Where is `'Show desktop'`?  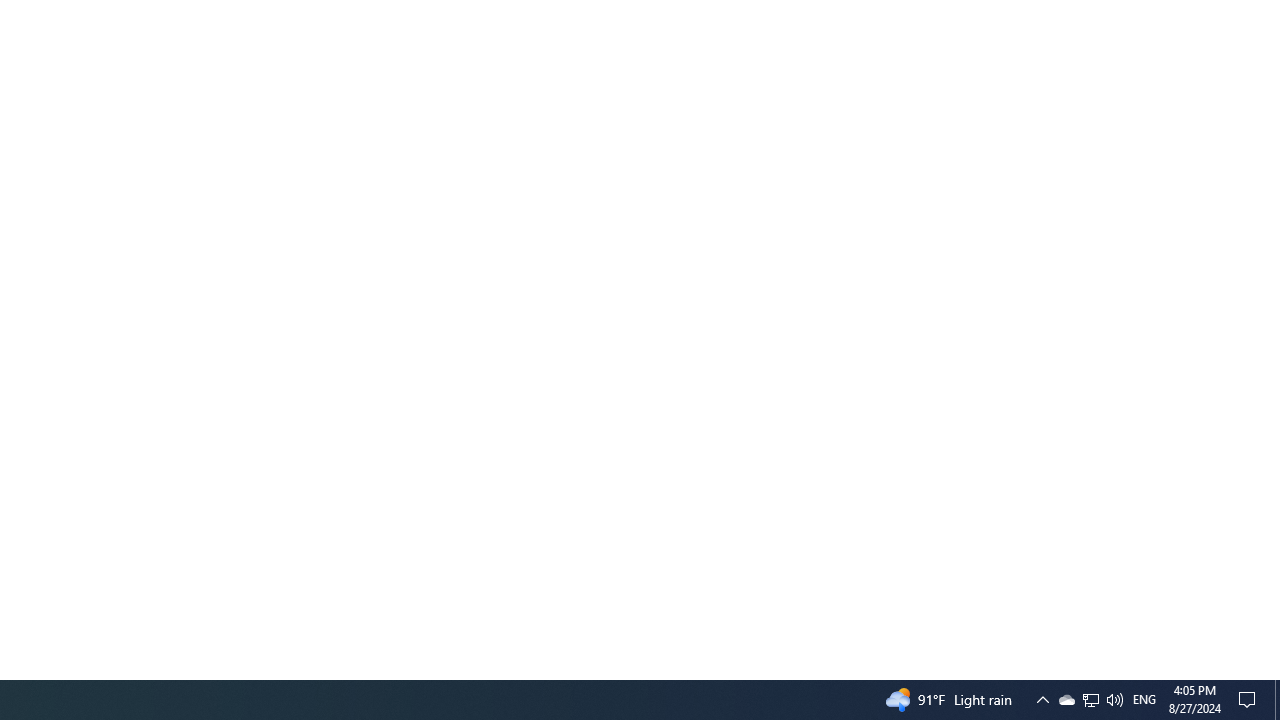 'Show desktop' is located at coordinates (1276, 698).